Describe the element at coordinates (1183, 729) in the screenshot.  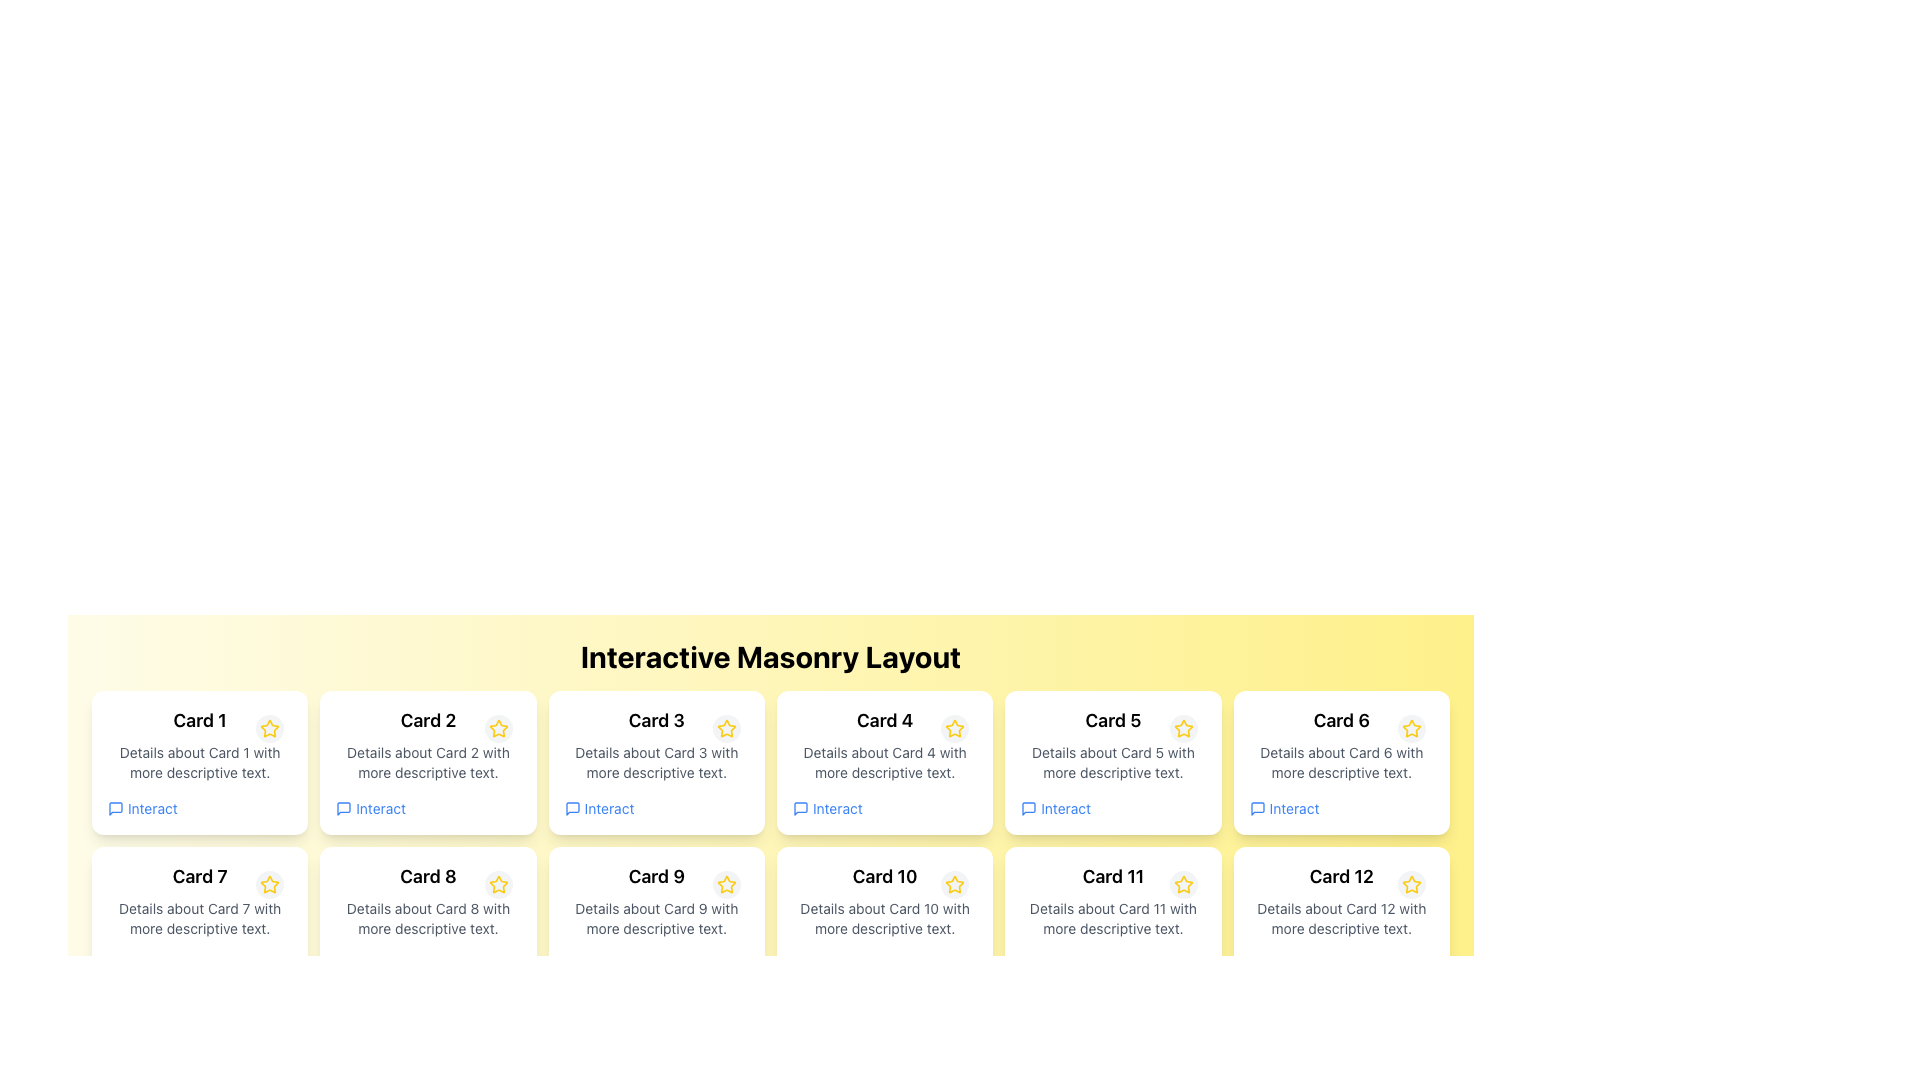
I see `the star icon in the top-right corner of the 'Card 5' box` at that location.